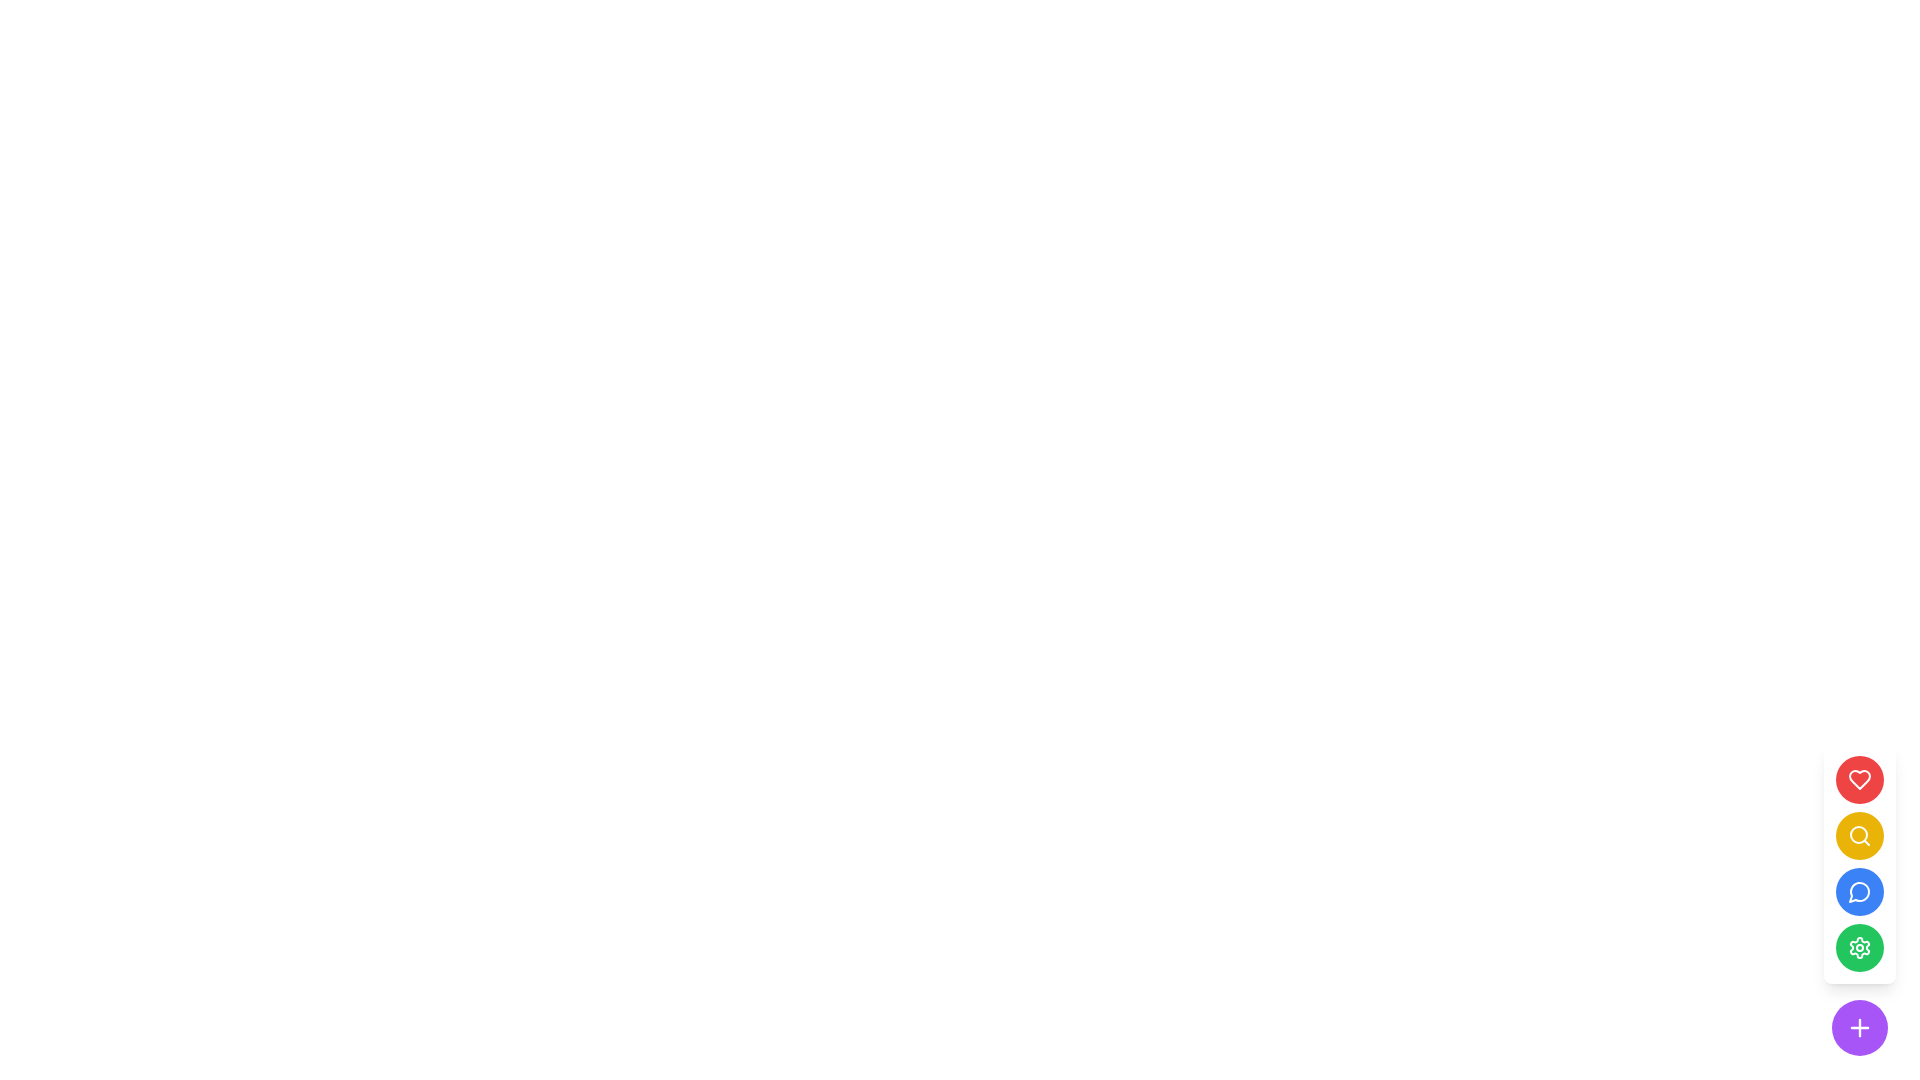 Image resolution: width=1920 pixels, height=1080 pixels. What do you see at coordinates (1857, 834) in the screenshot?
I see `the circular graphical element within the SVG search icon, which is the inner part of the magnifying glass and is the second button from the top` at bounding box center [1857, 834].